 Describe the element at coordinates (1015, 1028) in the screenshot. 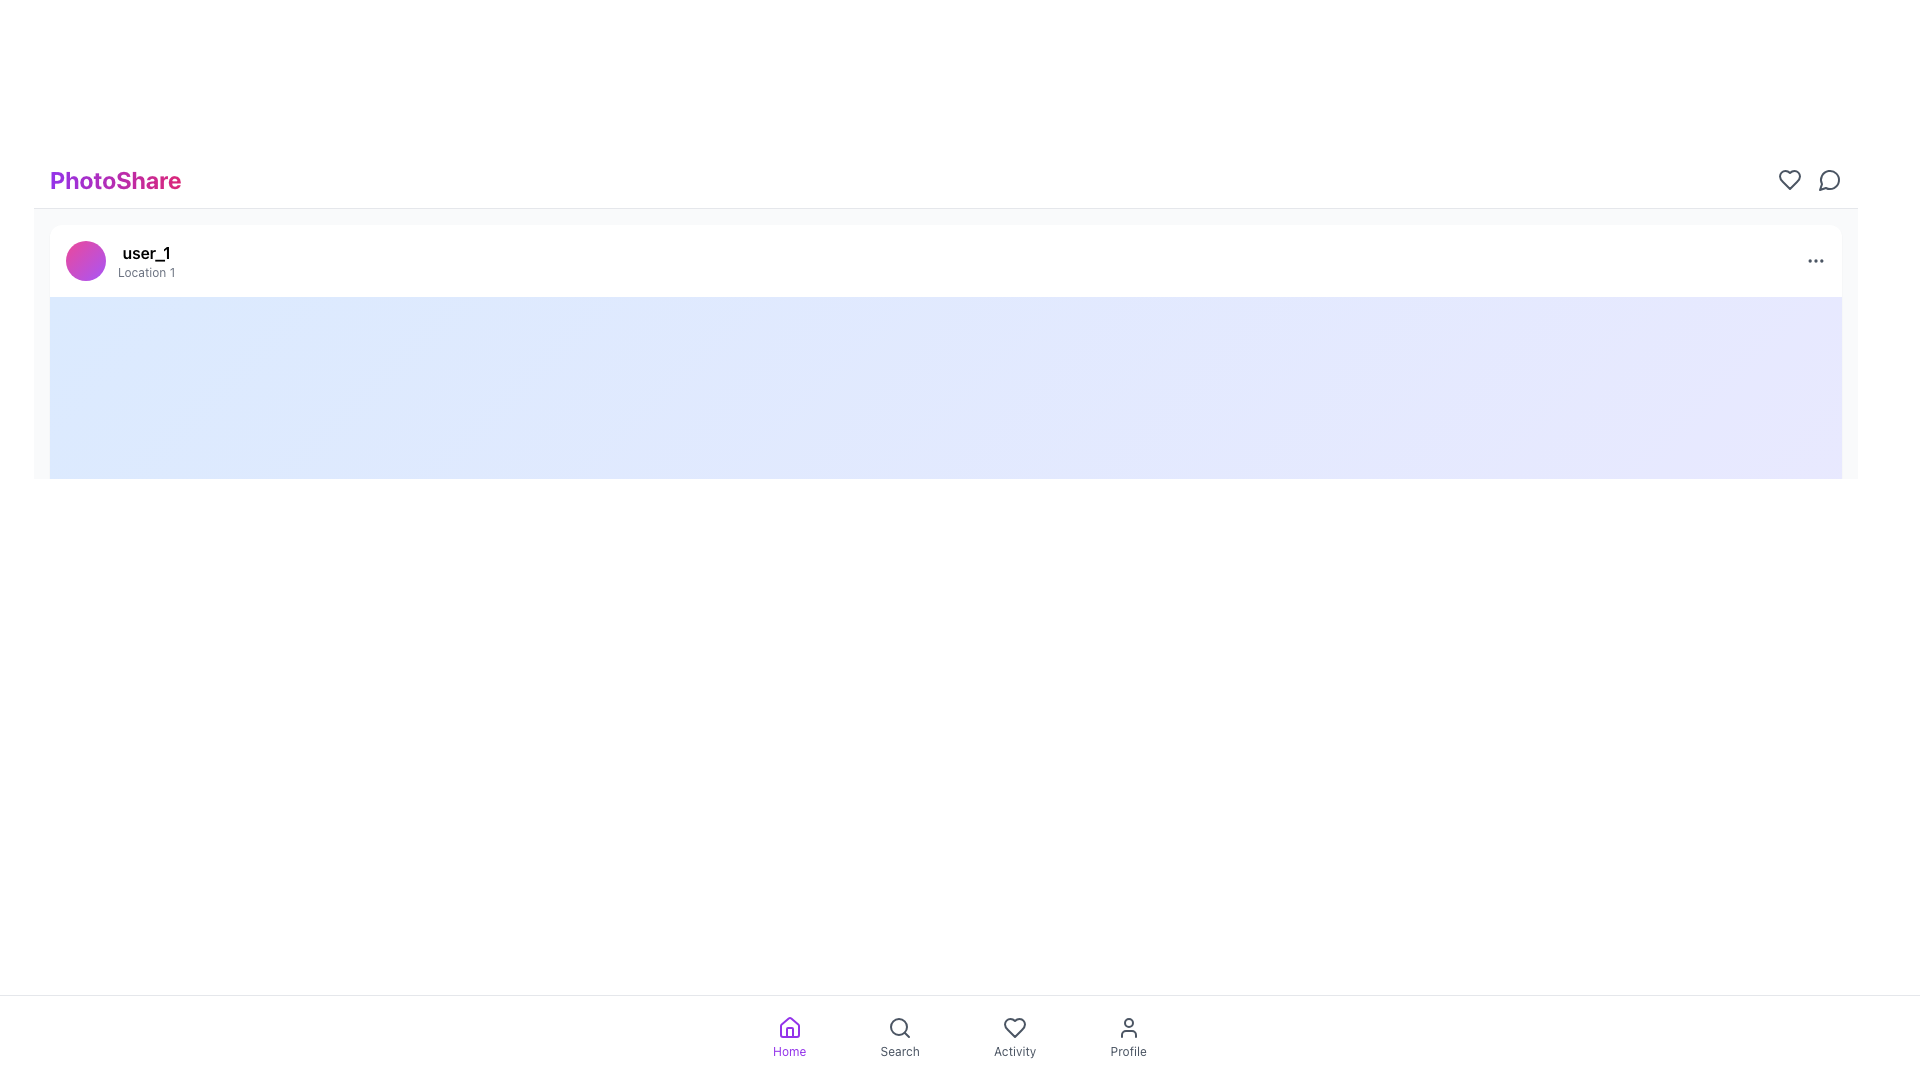

I see `the heart icon in the navigation bar at the bottom of the interface` at that location.